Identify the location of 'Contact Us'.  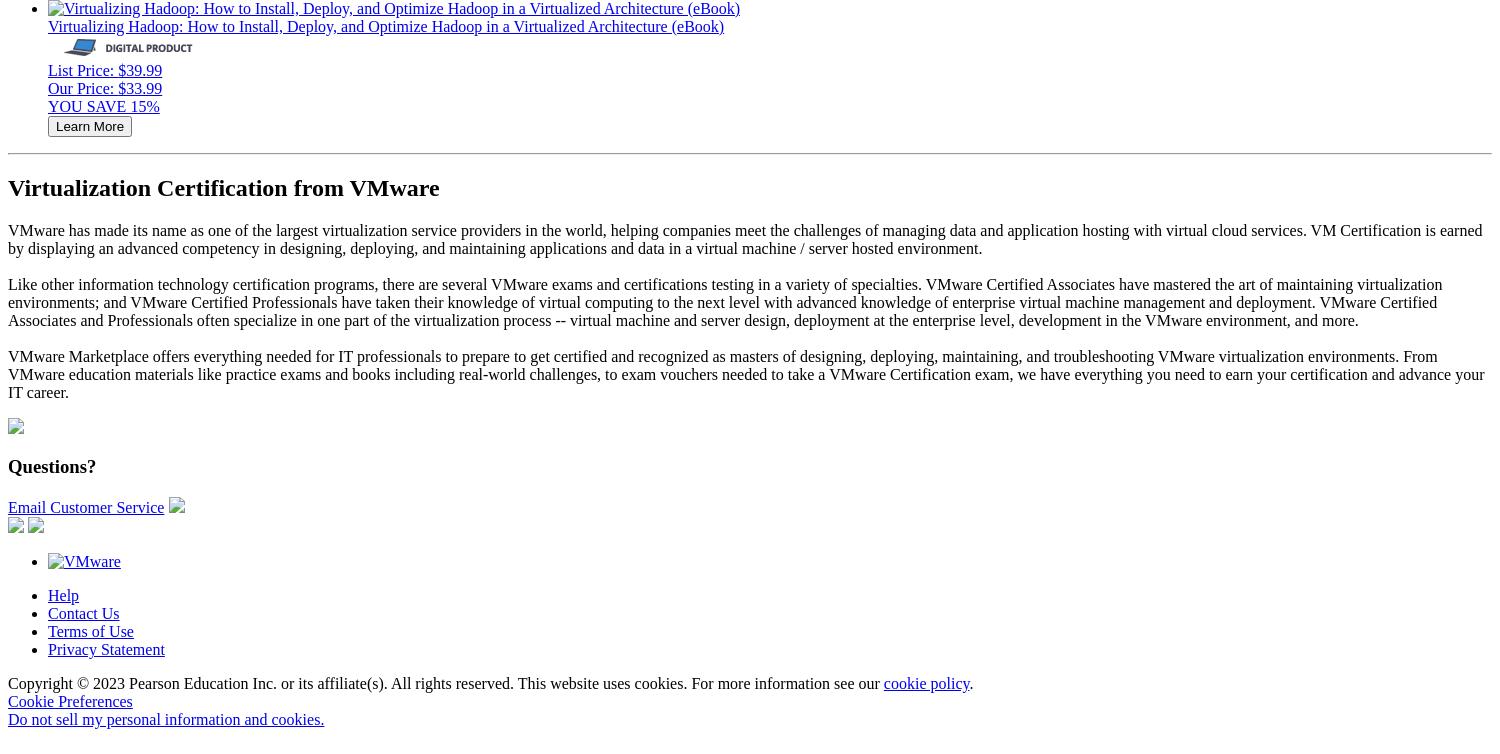
(48, 612).